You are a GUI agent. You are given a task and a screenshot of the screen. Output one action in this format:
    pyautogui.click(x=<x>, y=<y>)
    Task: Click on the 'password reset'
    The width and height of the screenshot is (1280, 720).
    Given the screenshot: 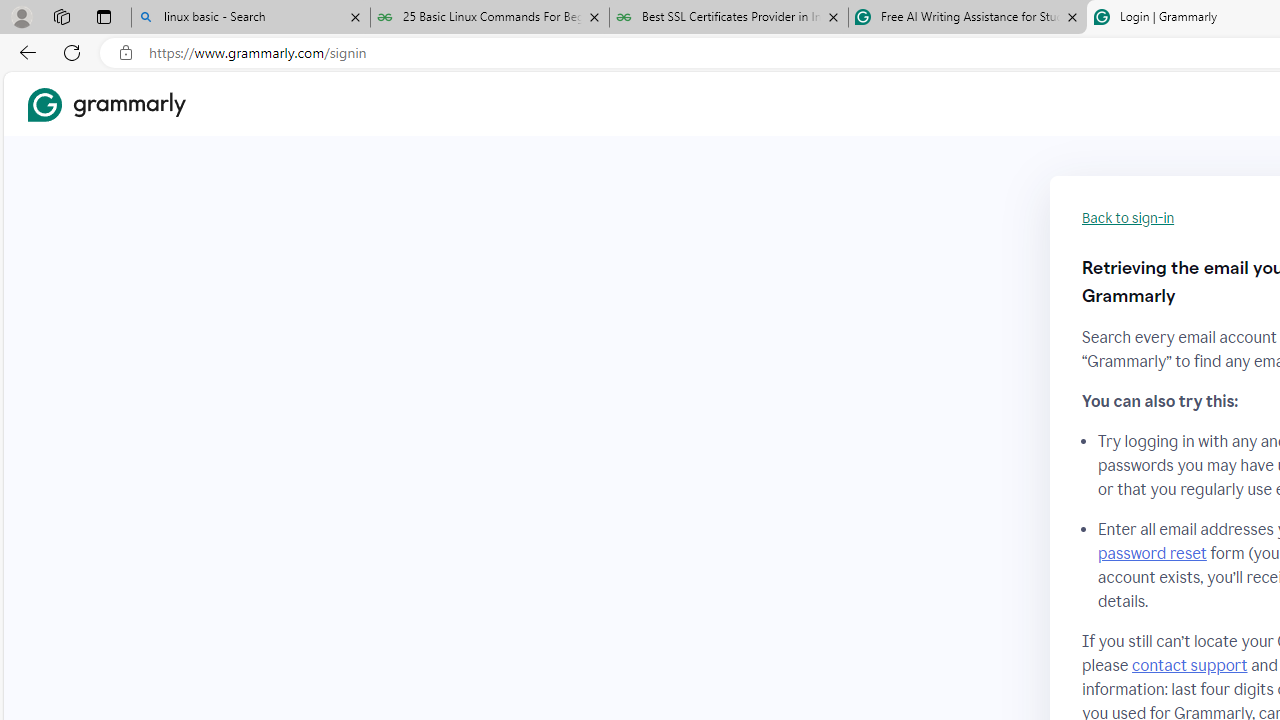 What is the action you would take?
    pyautogui.click(x=1152, y=554)
    